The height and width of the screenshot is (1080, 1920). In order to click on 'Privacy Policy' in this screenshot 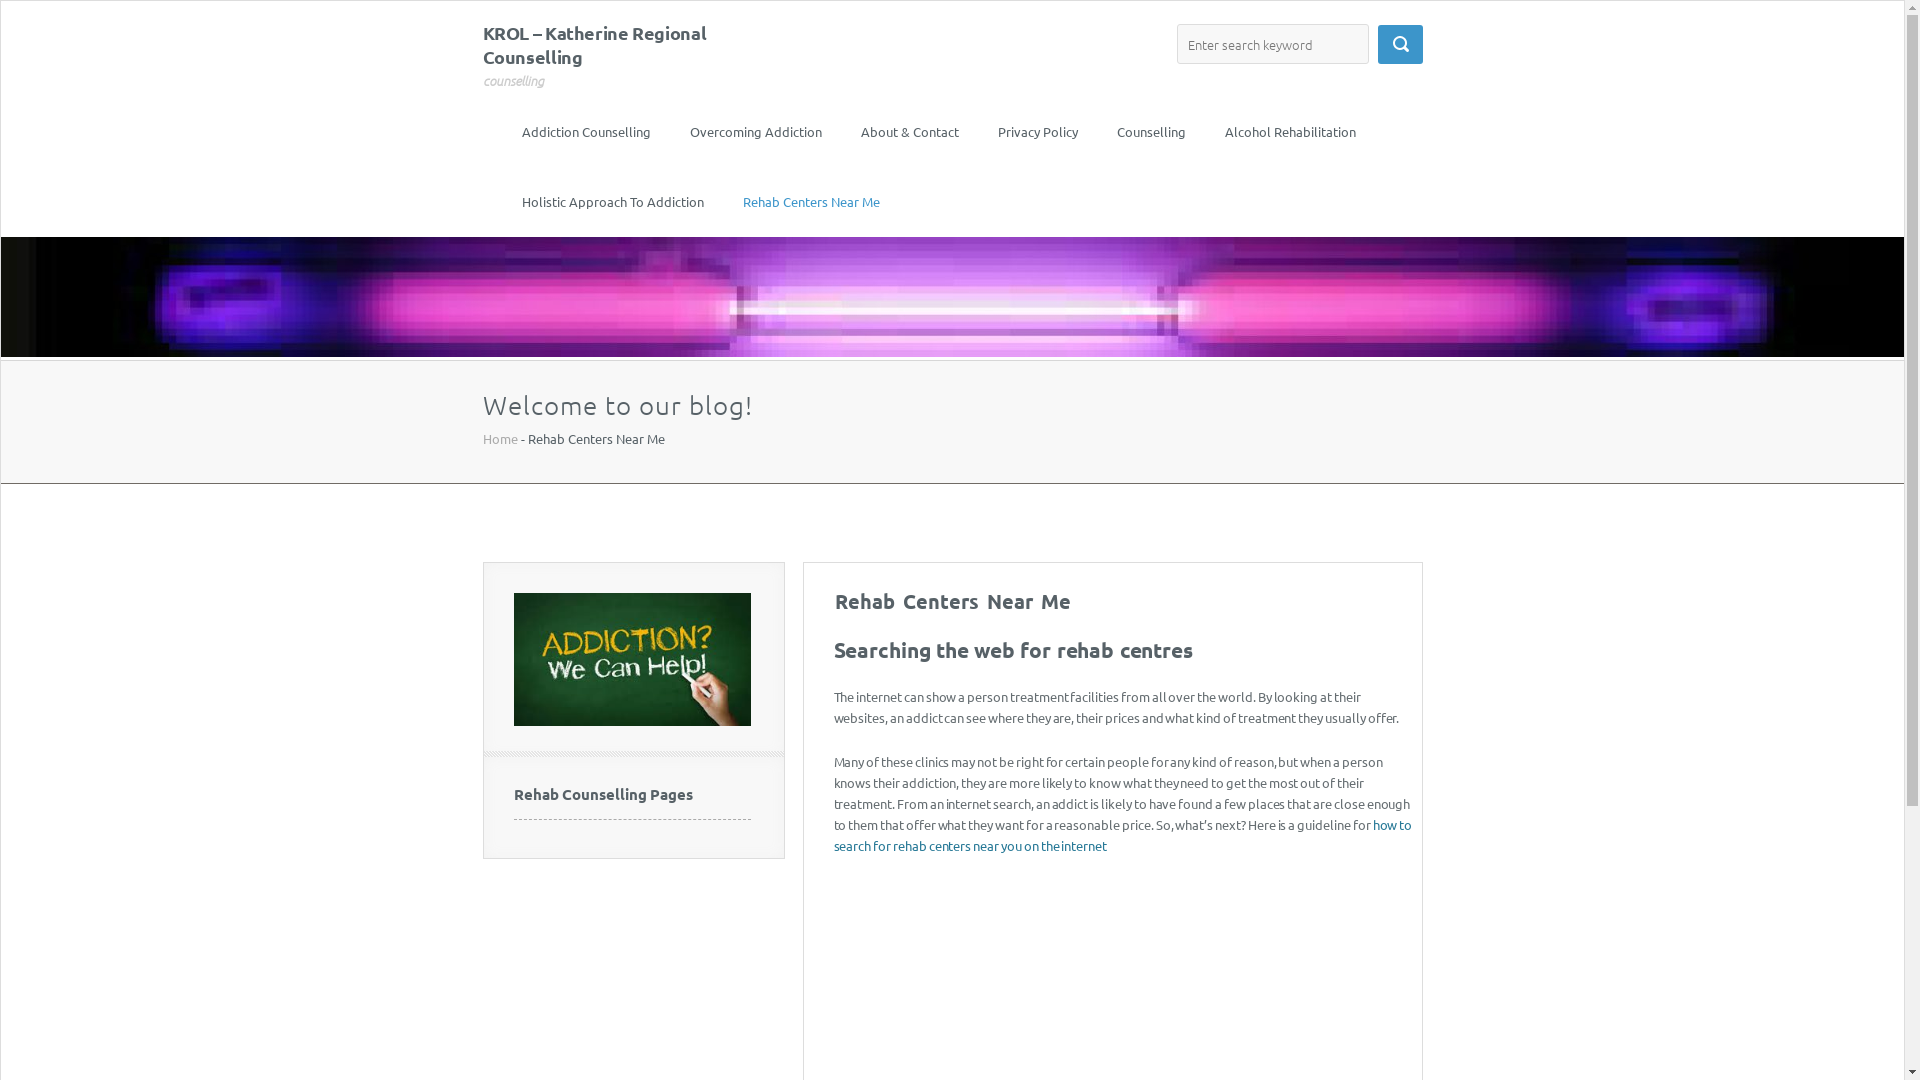, I will do `click(1037, 131)`.